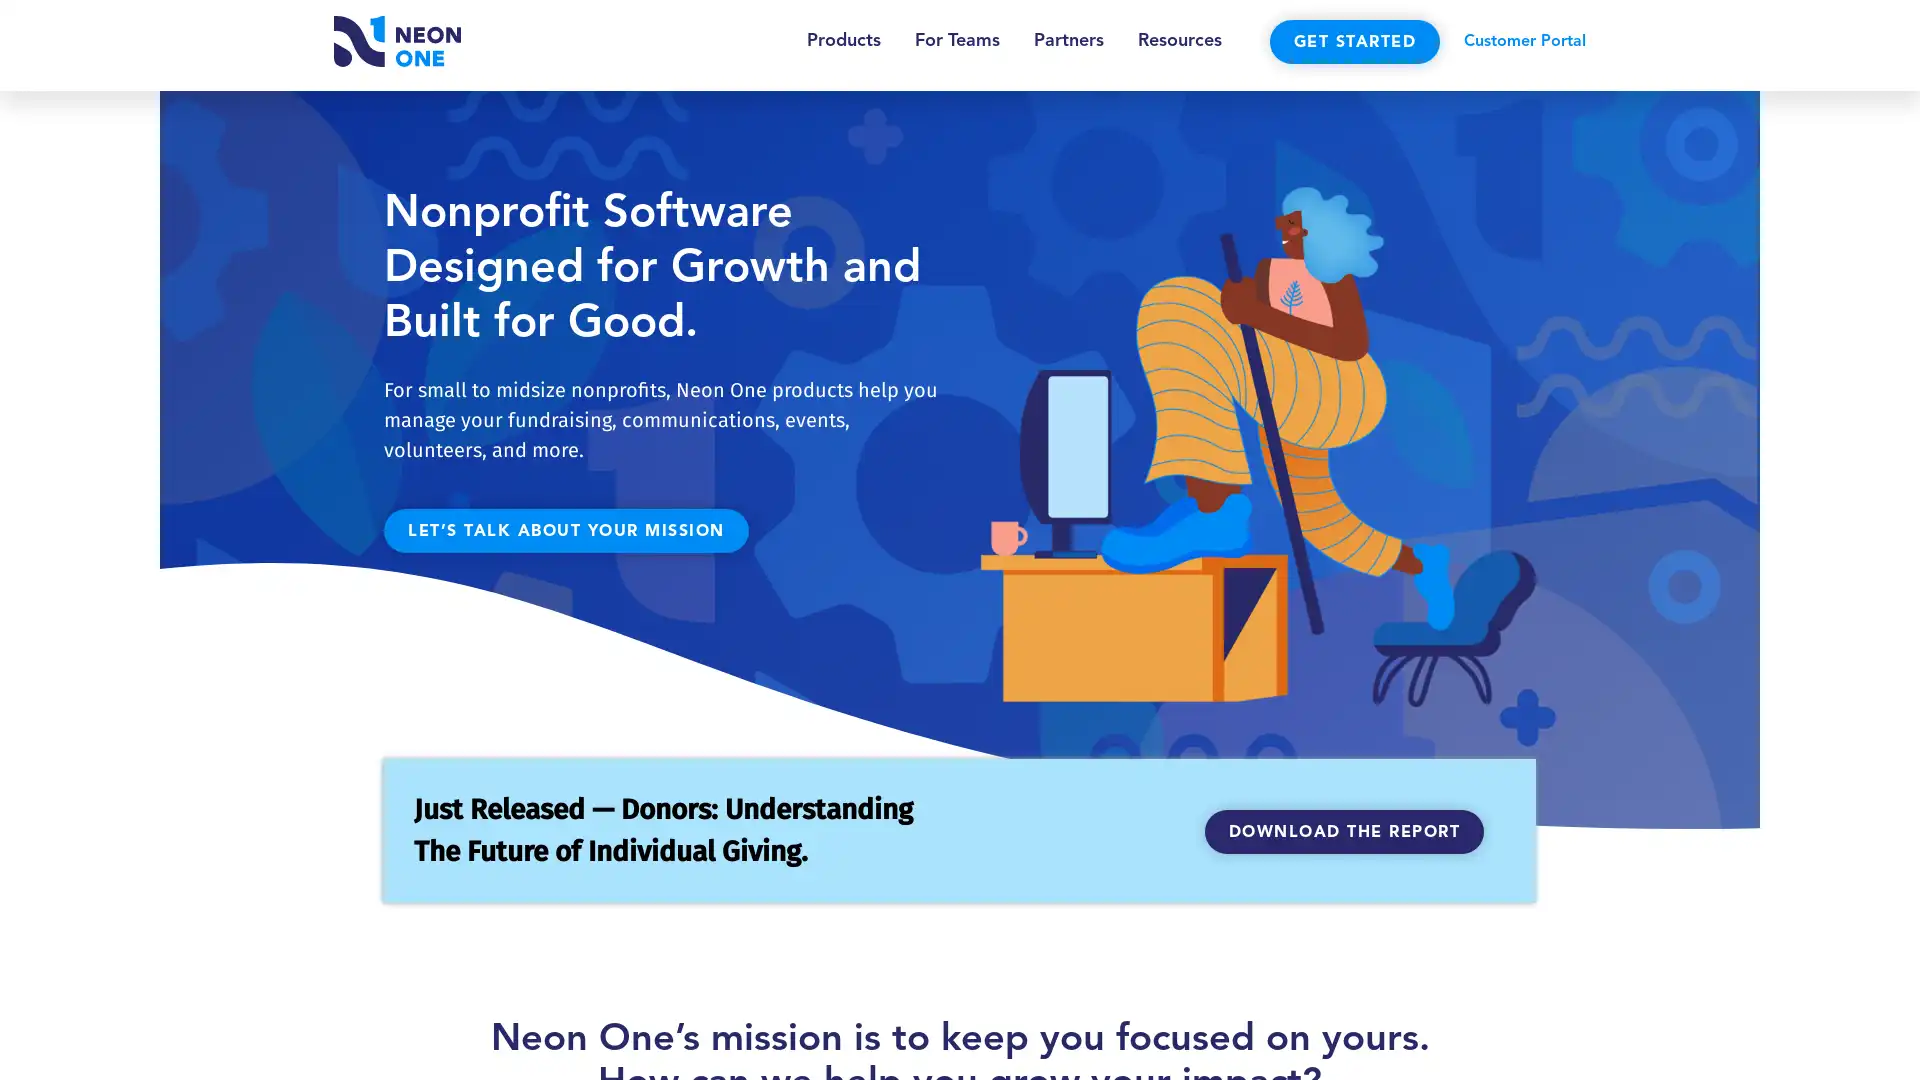  What do you see at coordinates (1067, 41) in the screenshot?
I see `Partners` at bounding box center [1067, 41].